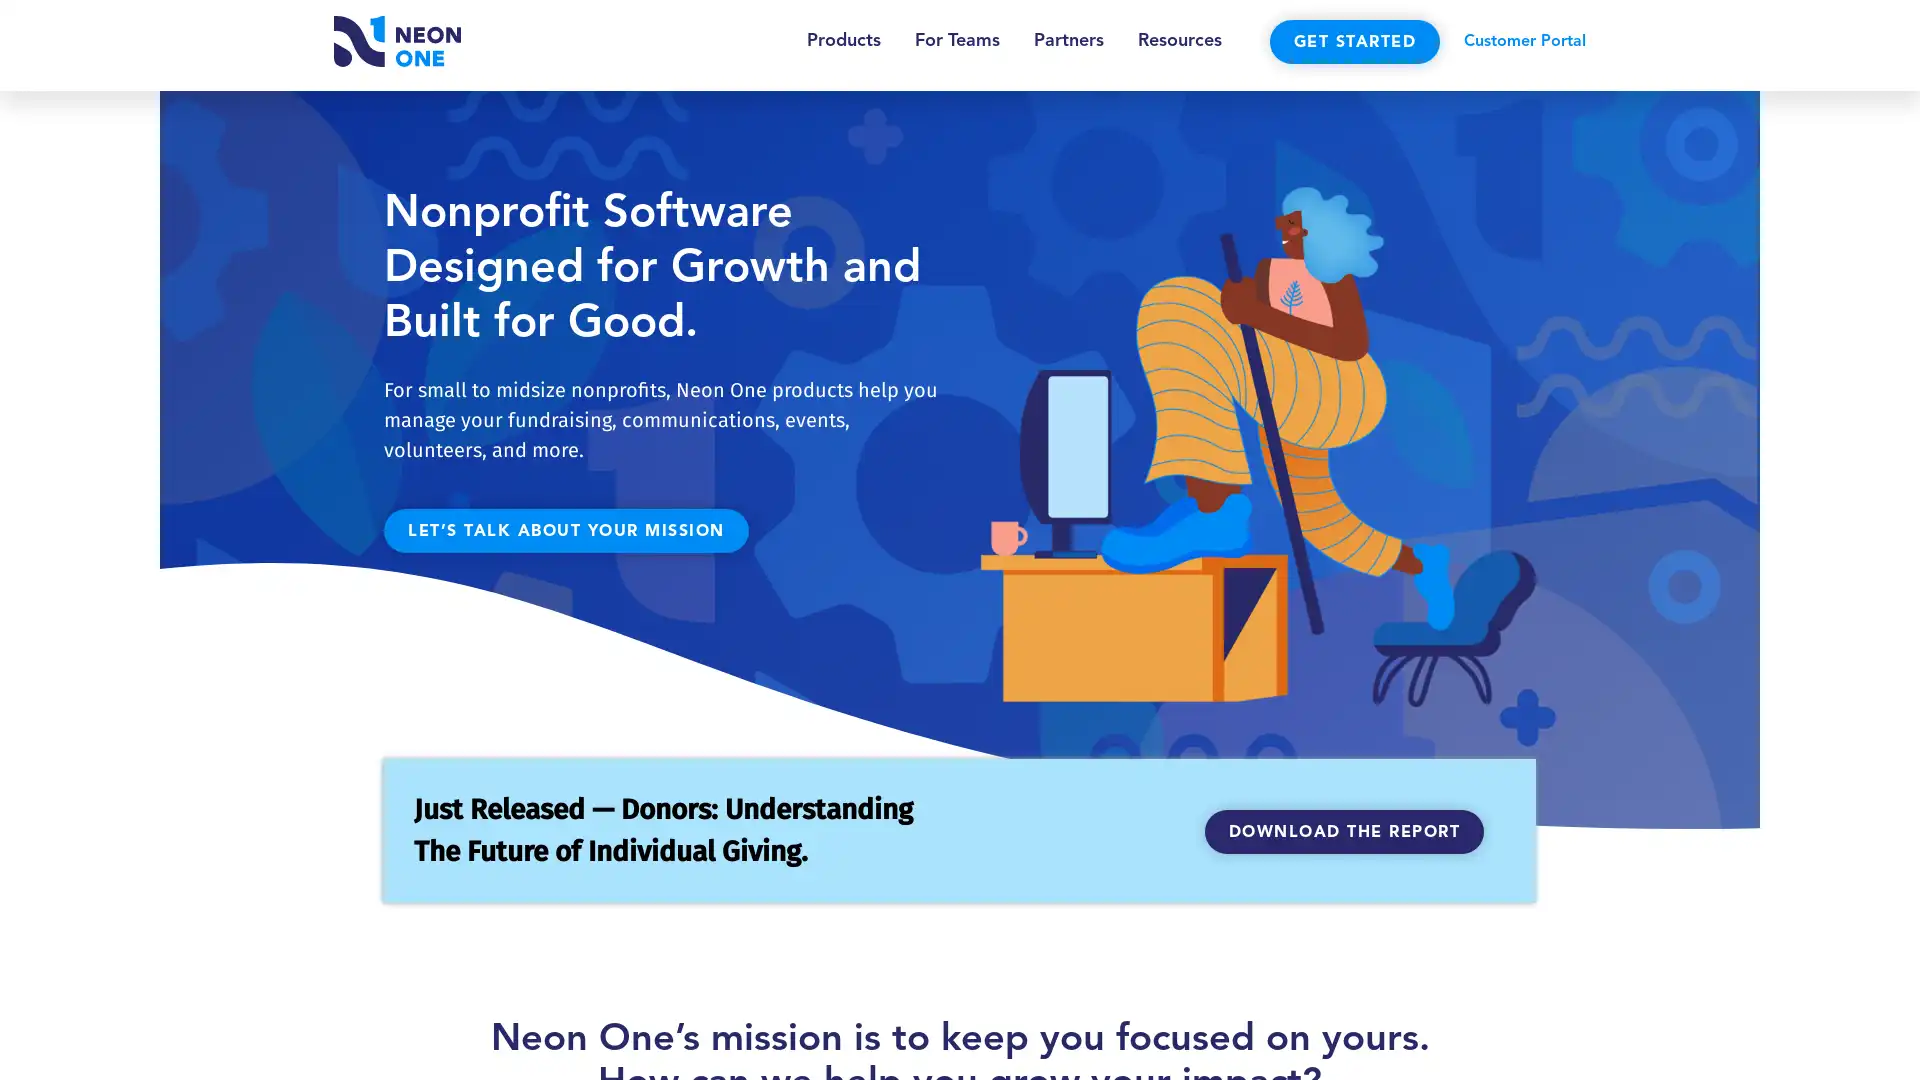  What do you see at coordinates (1067, 41) in the screenshot?
I see `Partners` at bounding box center [1067, 41].